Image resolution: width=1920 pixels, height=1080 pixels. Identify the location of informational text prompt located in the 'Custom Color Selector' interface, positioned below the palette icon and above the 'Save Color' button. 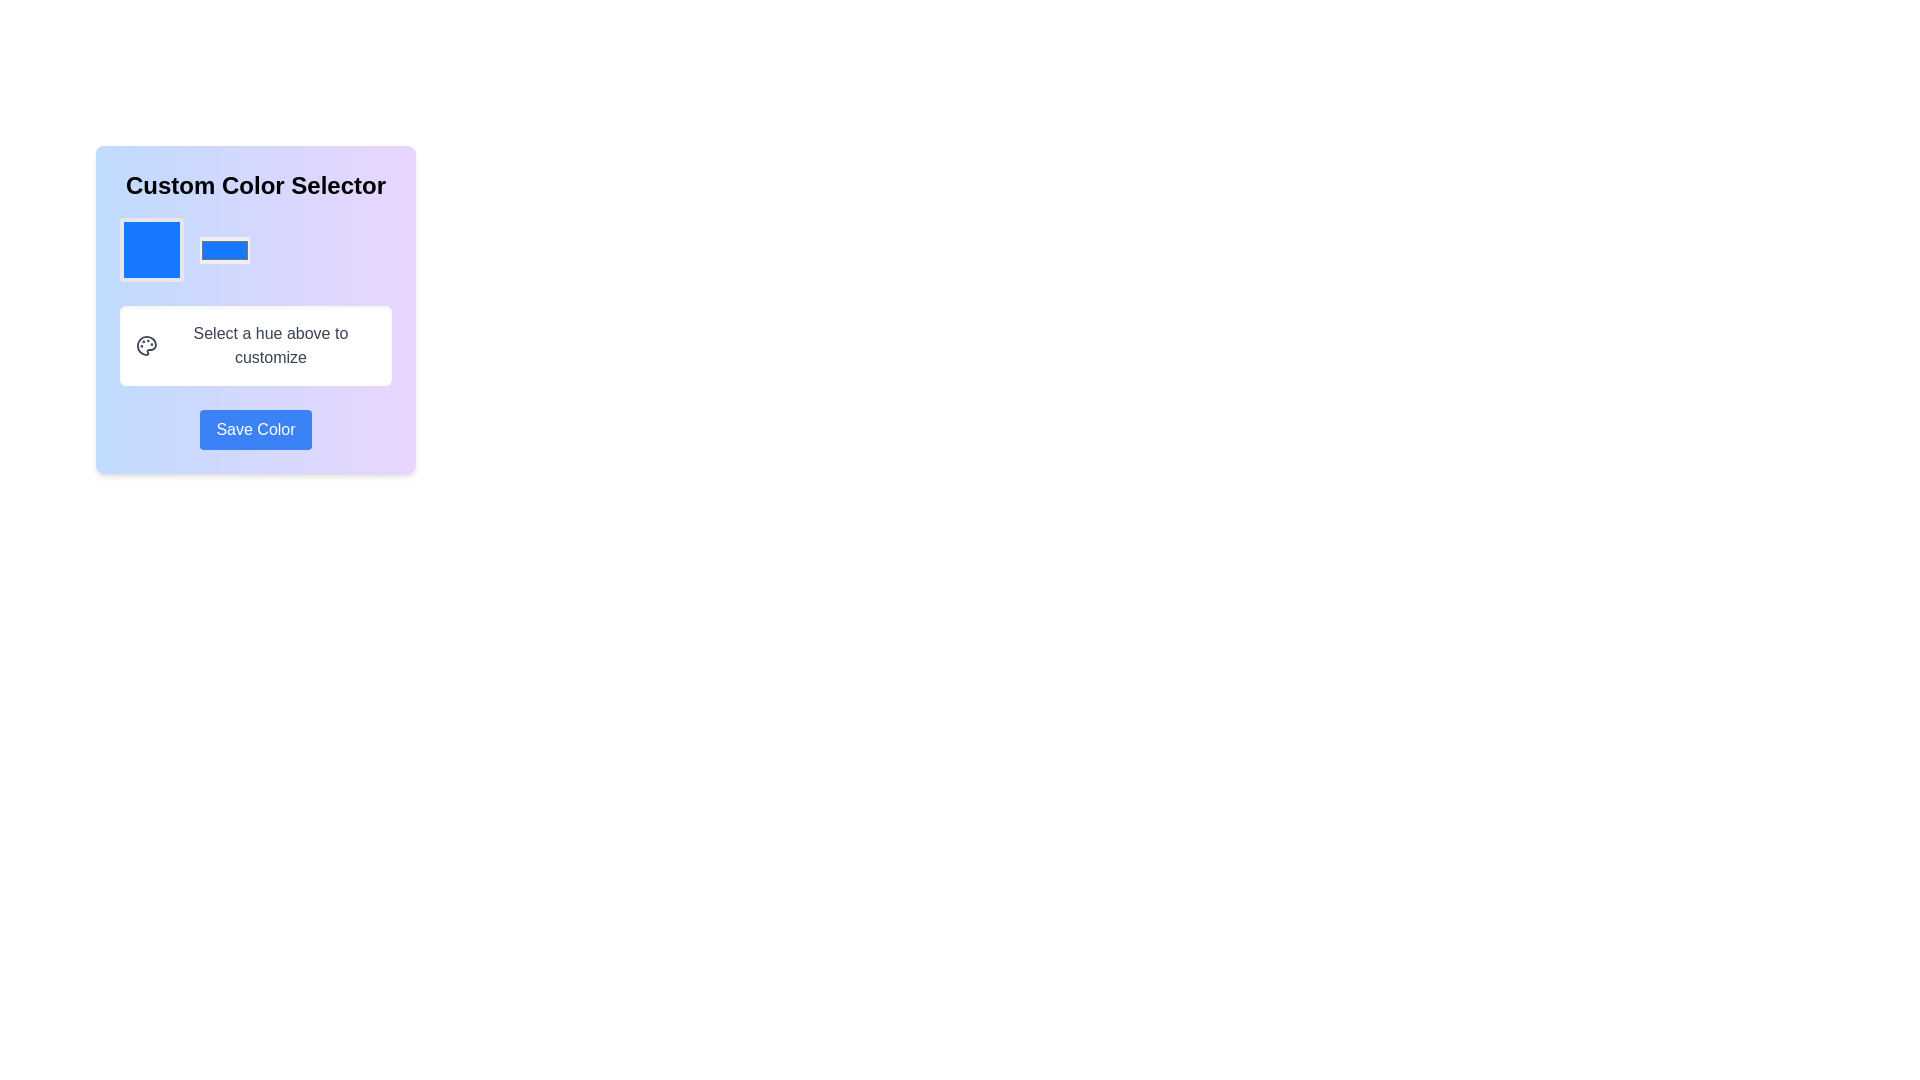
(269, 345).